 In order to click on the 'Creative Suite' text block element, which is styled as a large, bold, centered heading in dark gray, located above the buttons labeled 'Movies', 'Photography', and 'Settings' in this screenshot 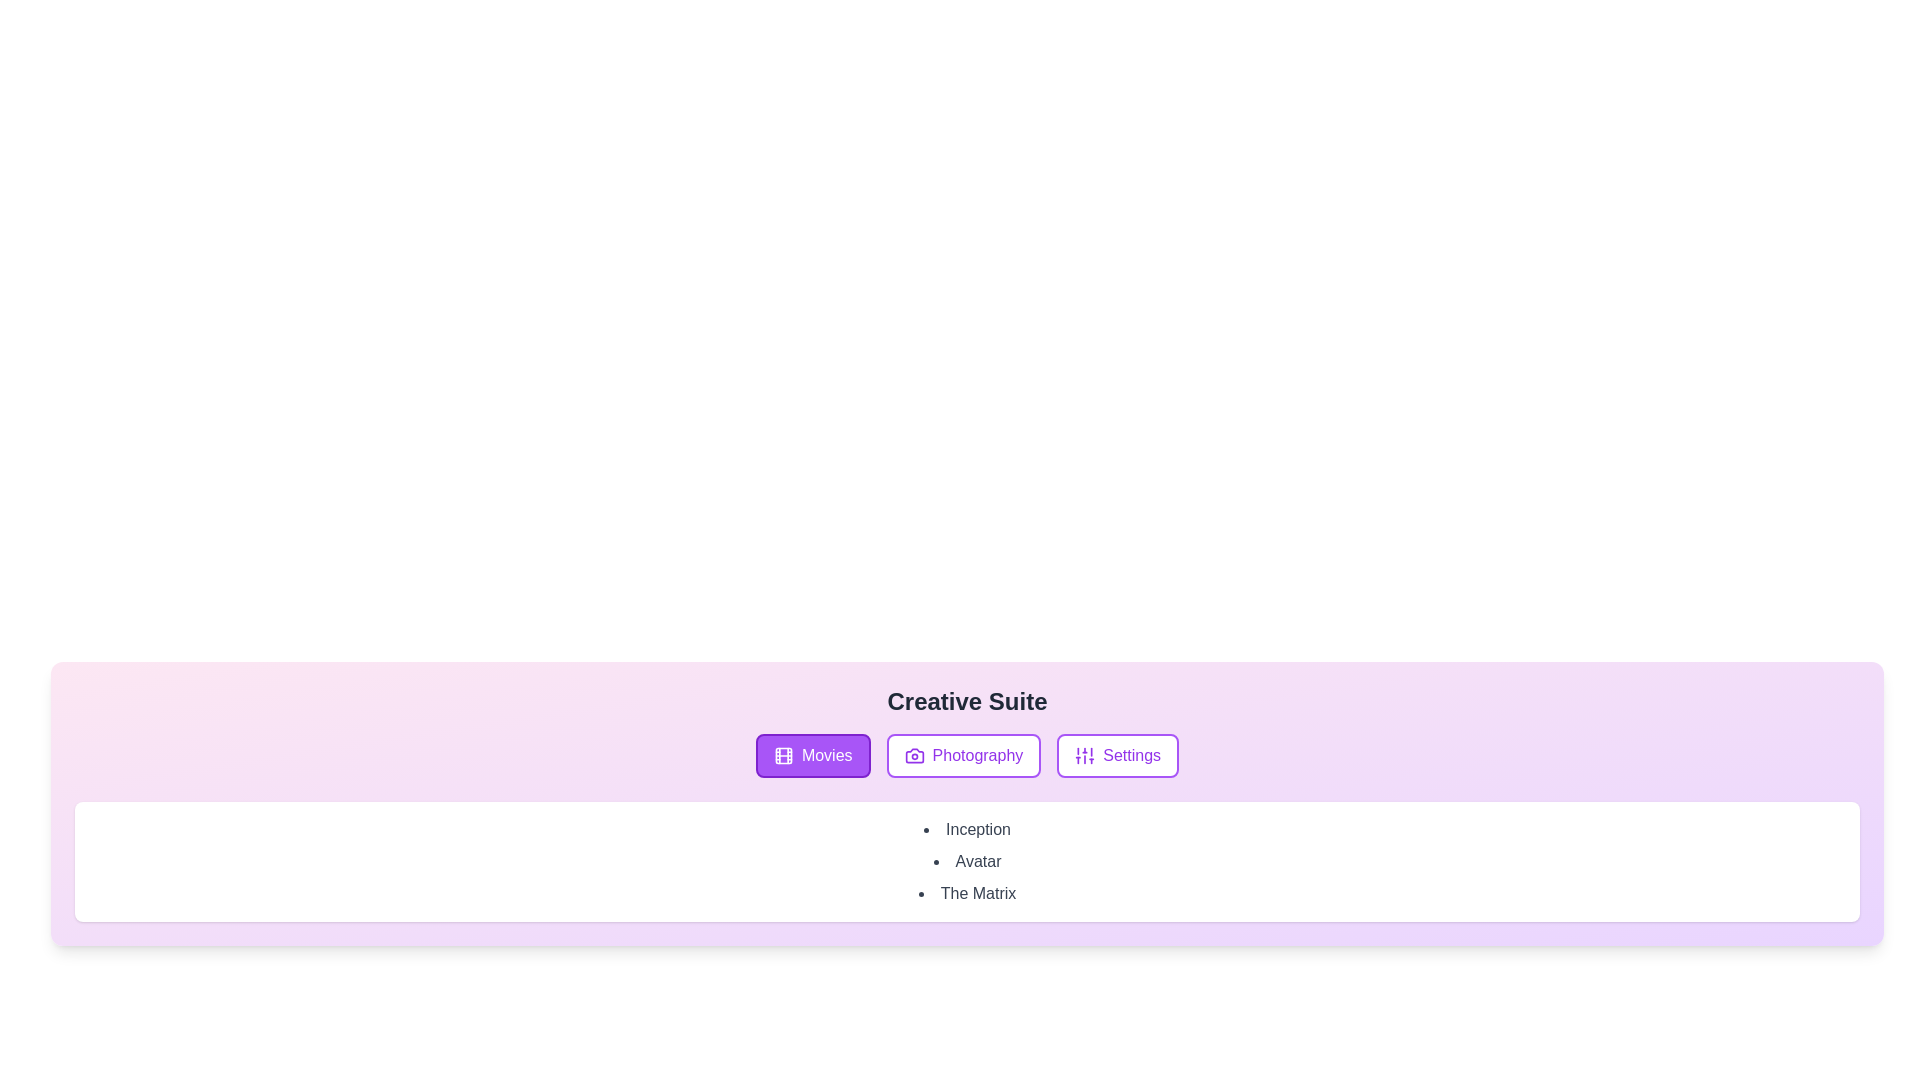, I will do `click(967, 701)`.